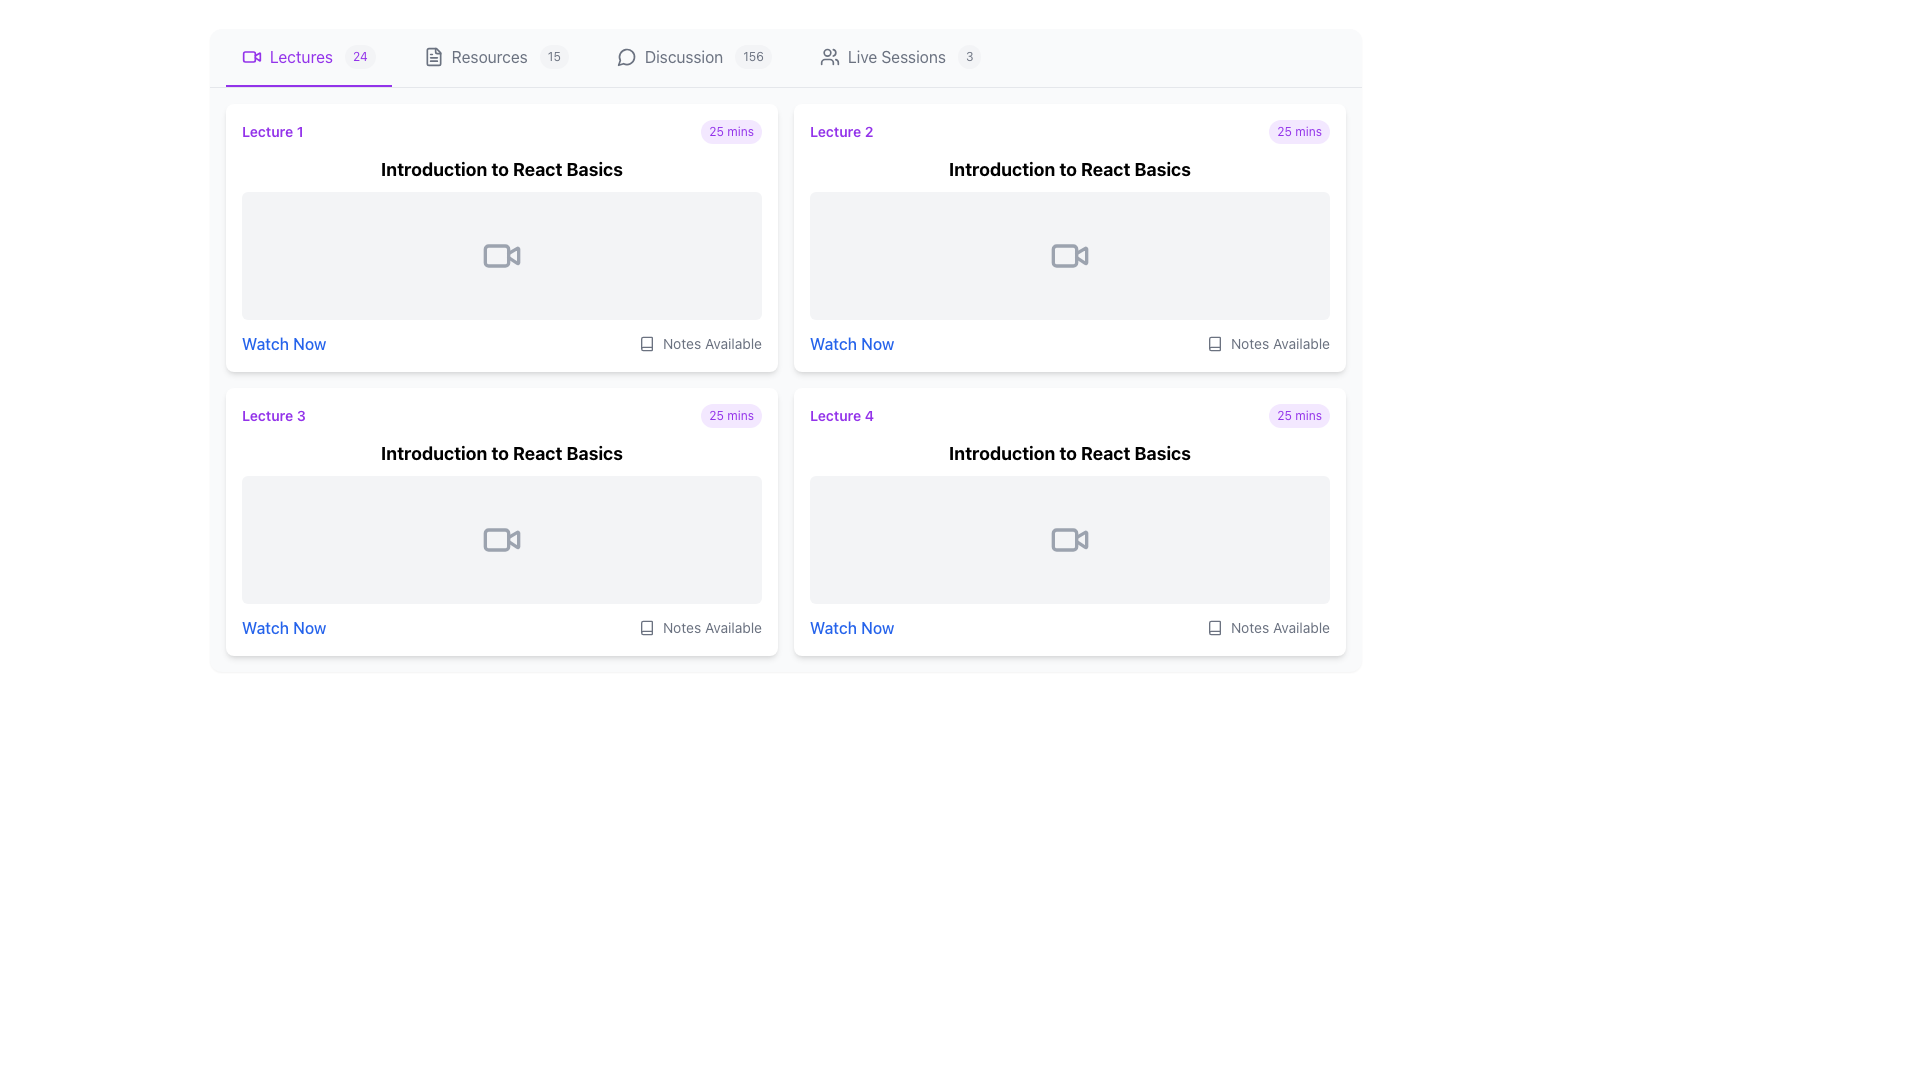 Image resolution: width=1920 pixels, height=1080 pixels. What do you see at coordinates (1080, 254) in the screenshot?
I see `the video playback icon located in the upper-right grid slot of the second lecture card (Lecture 2)` at bounding box center [1080, 254].